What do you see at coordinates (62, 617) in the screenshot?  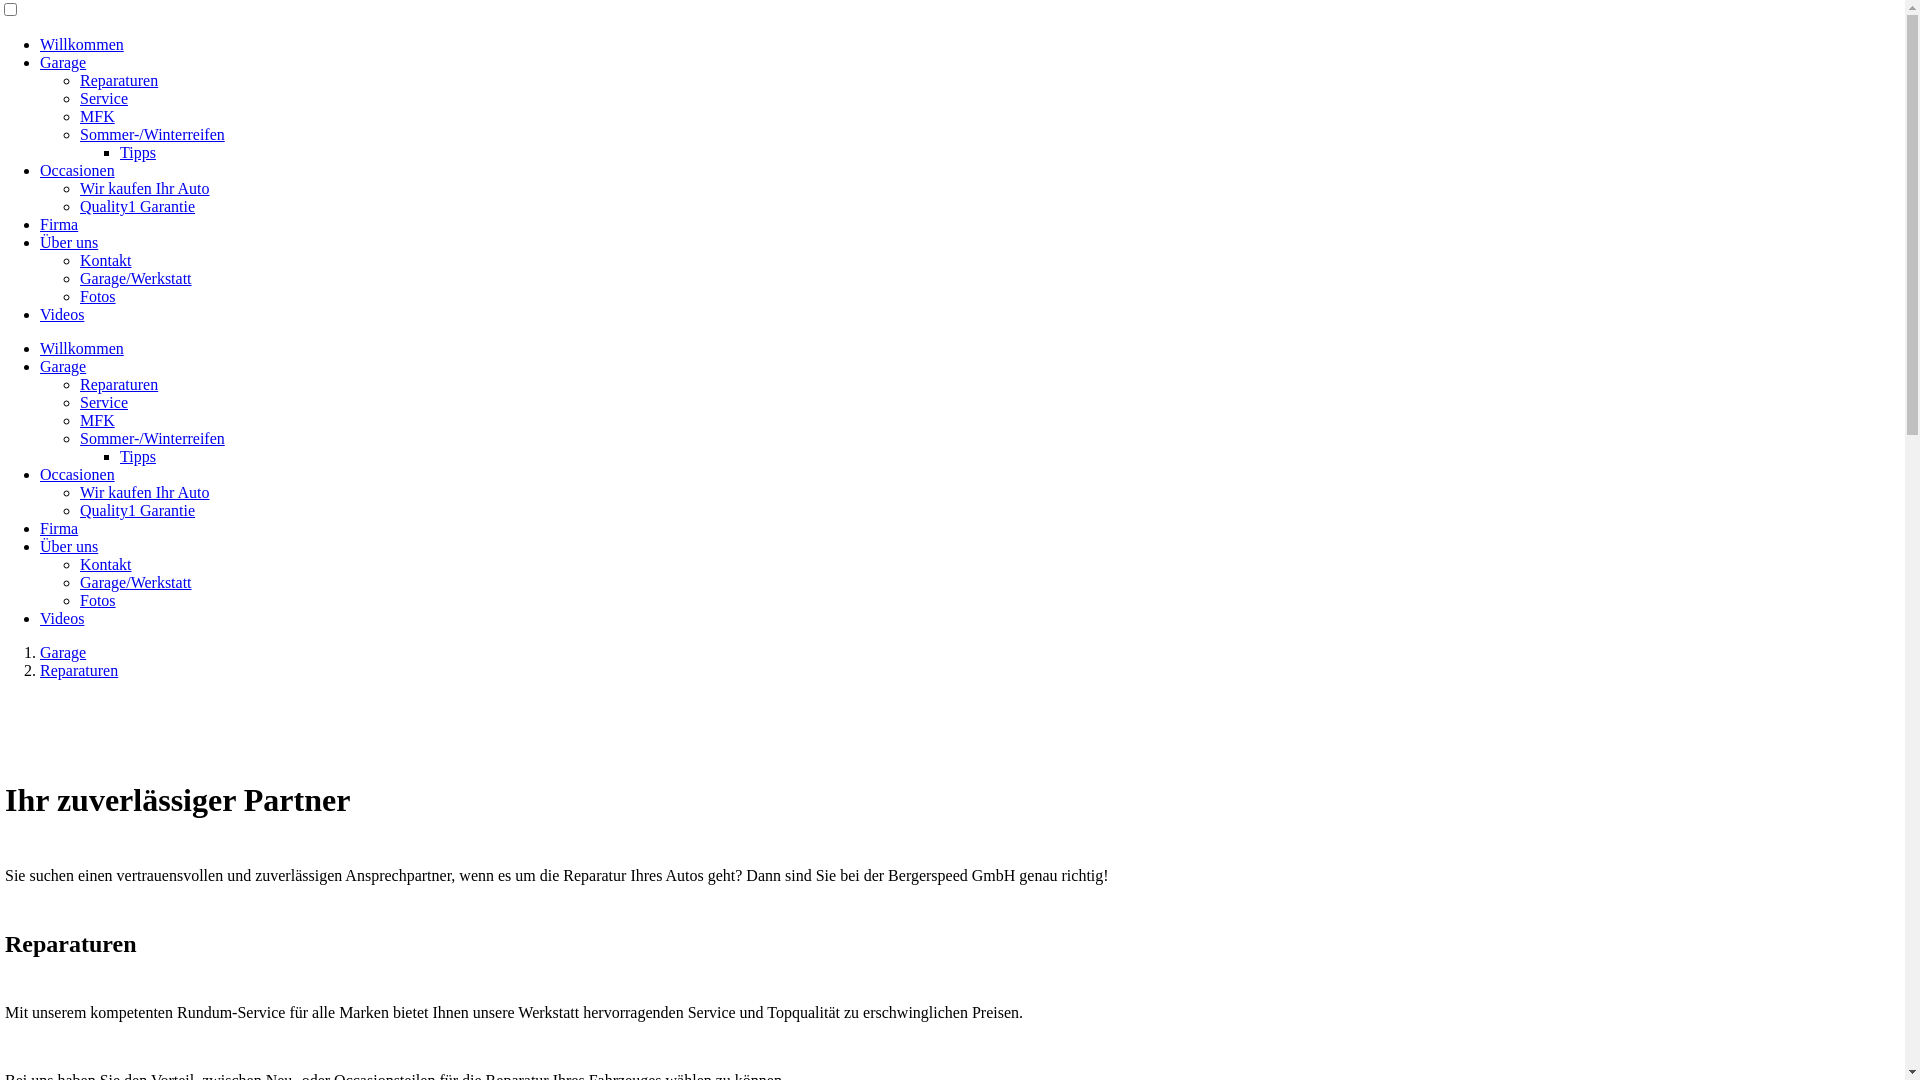 I see `'Videos'` at bounding box center [62, 617].